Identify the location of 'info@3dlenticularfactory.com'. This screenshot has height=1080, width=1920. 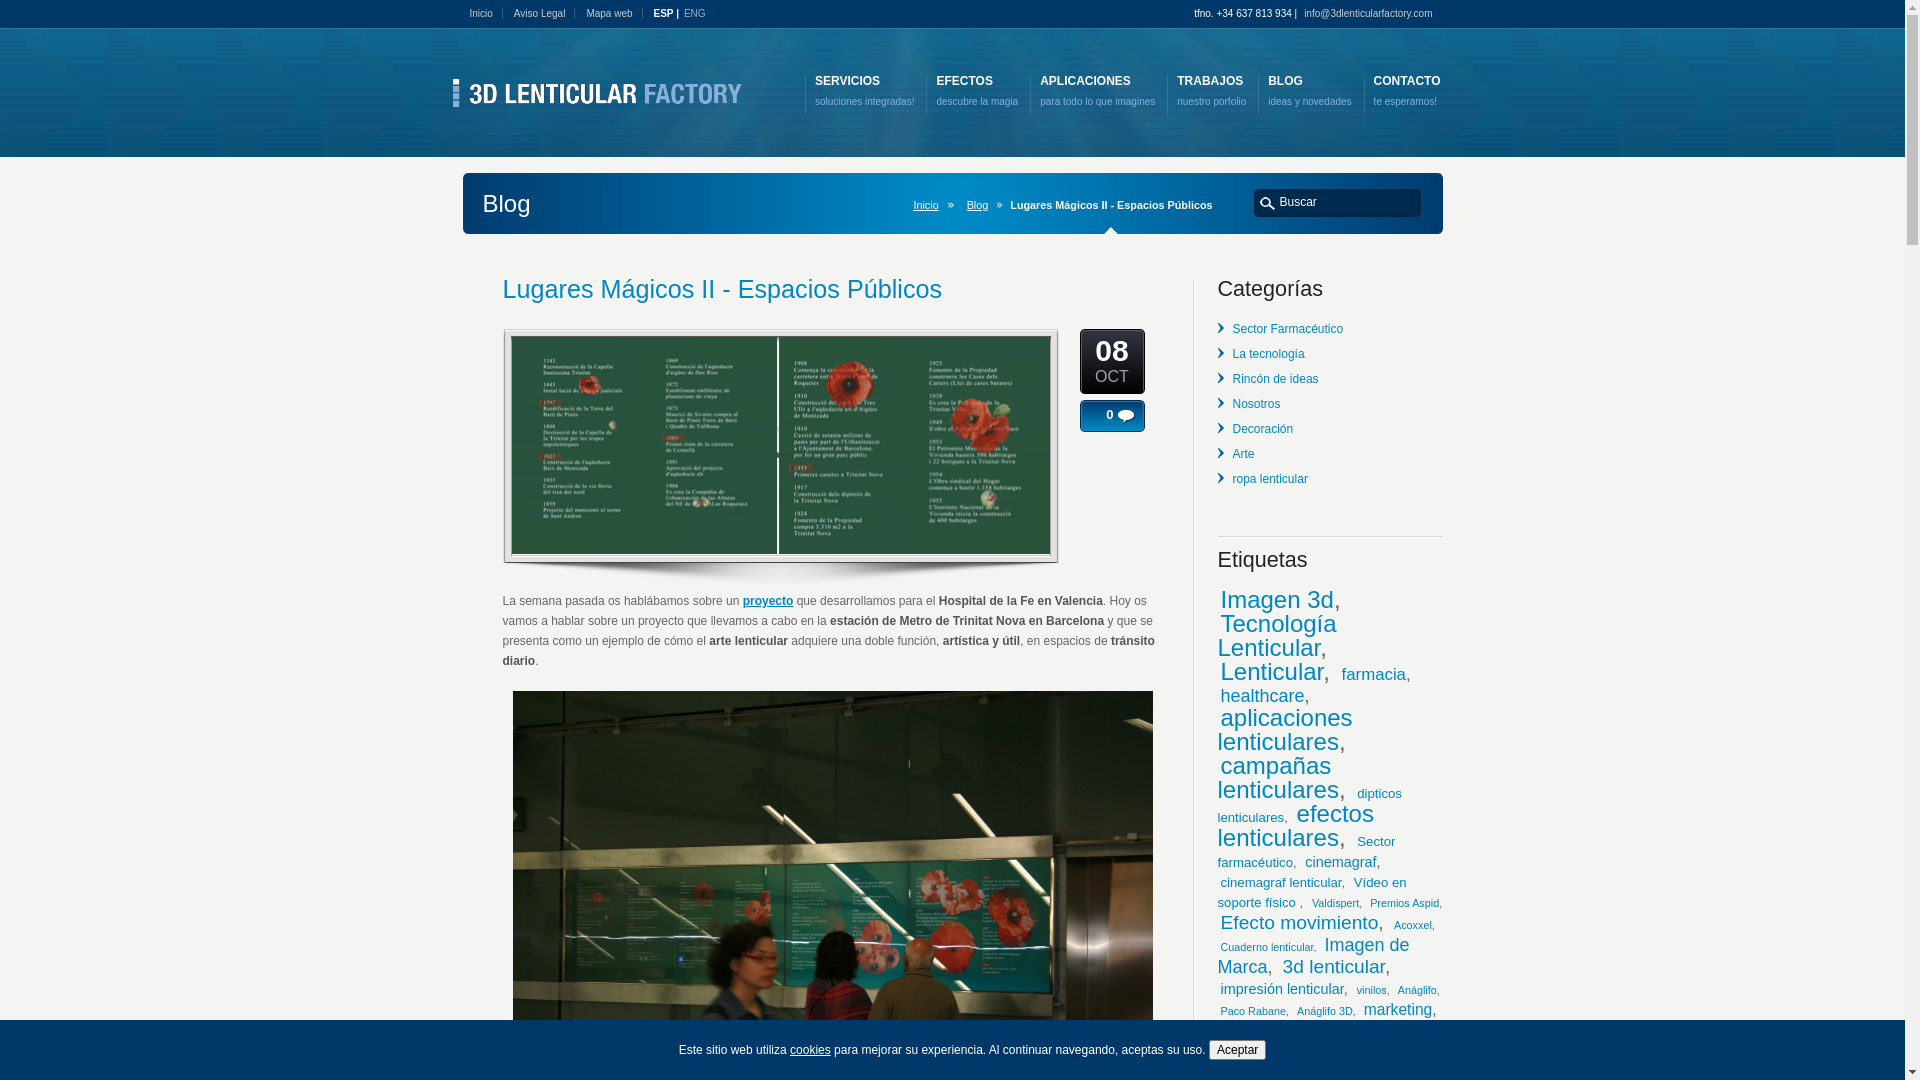
(1371, 13).